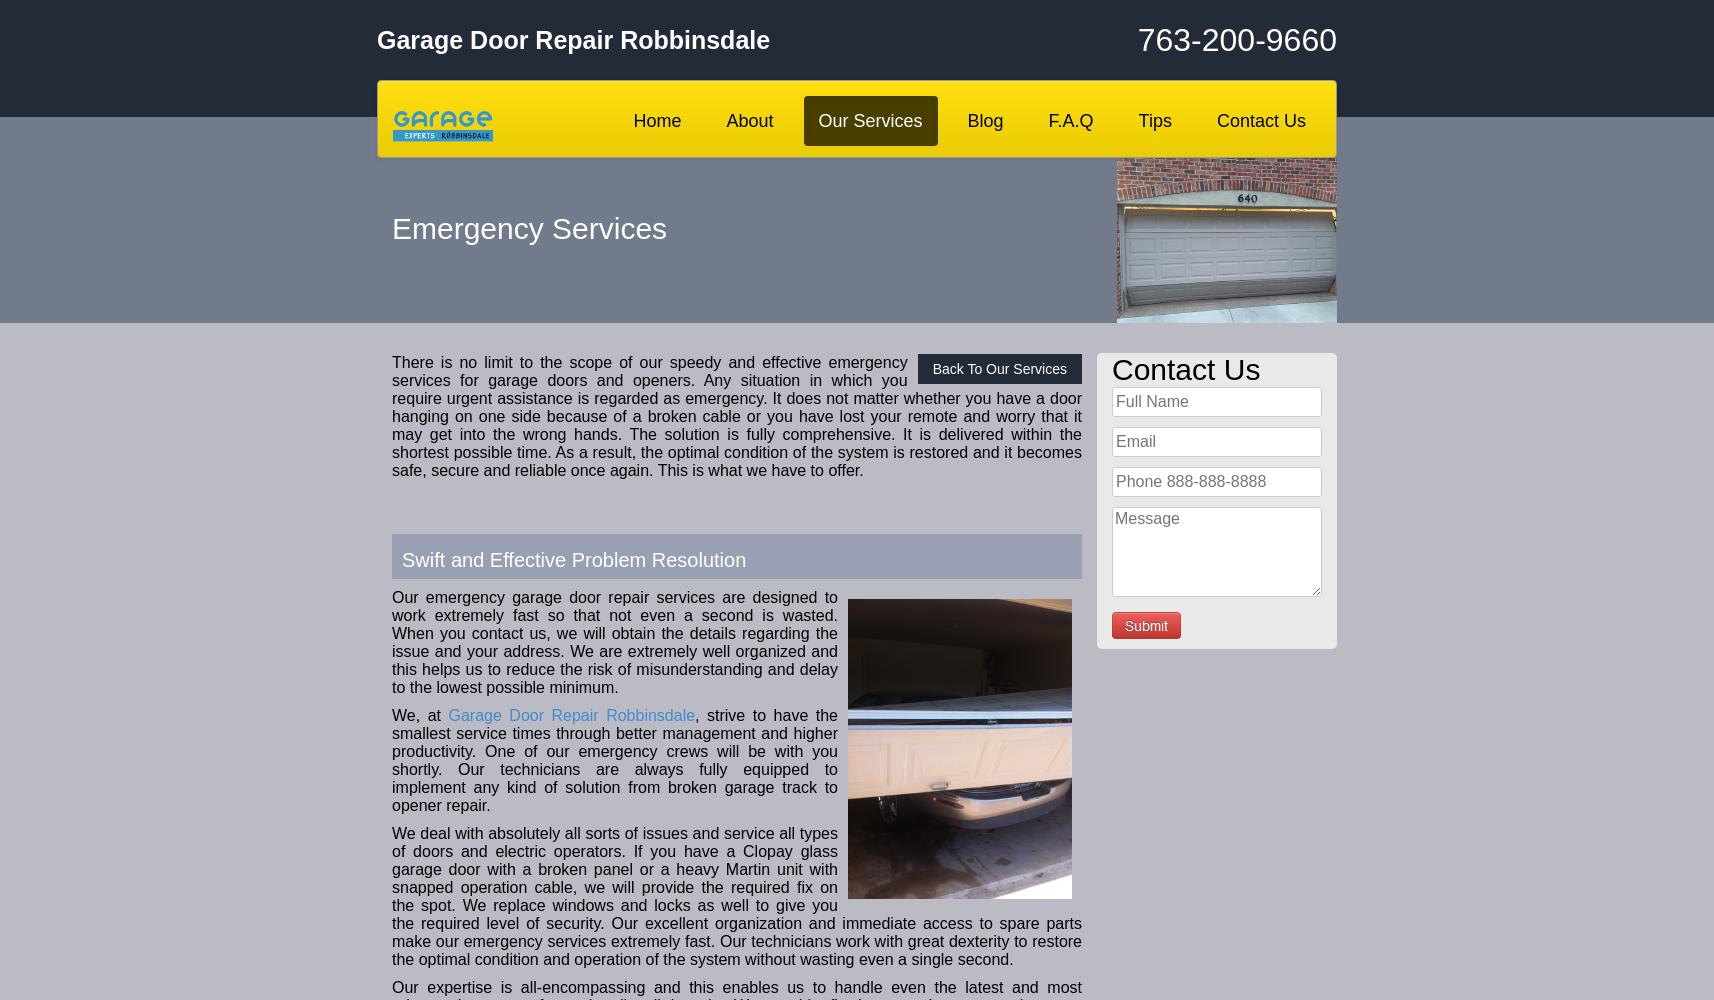  I want to click on 'Swift and Effective Problem Resolution', so click(400, 560).